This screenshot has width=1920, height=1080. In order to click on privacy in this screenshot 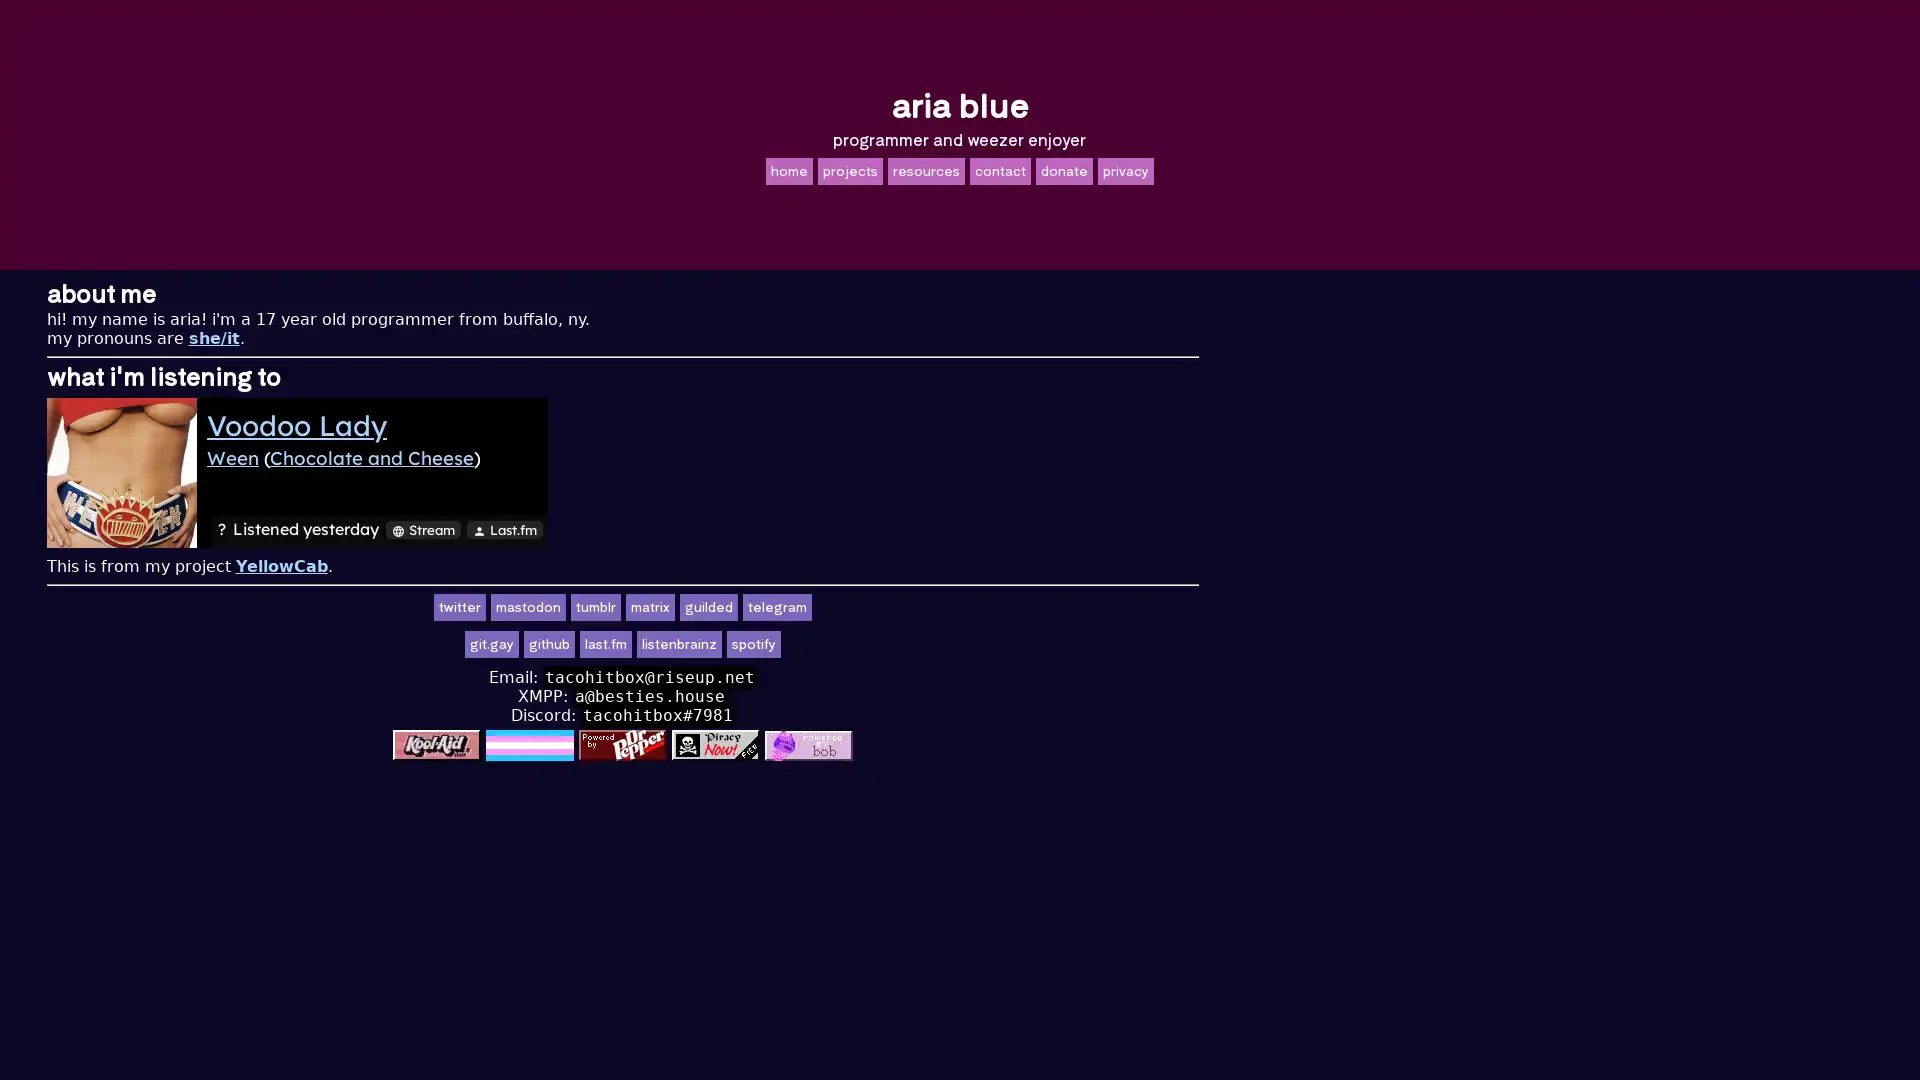, I will do `click(1124, 169)`.